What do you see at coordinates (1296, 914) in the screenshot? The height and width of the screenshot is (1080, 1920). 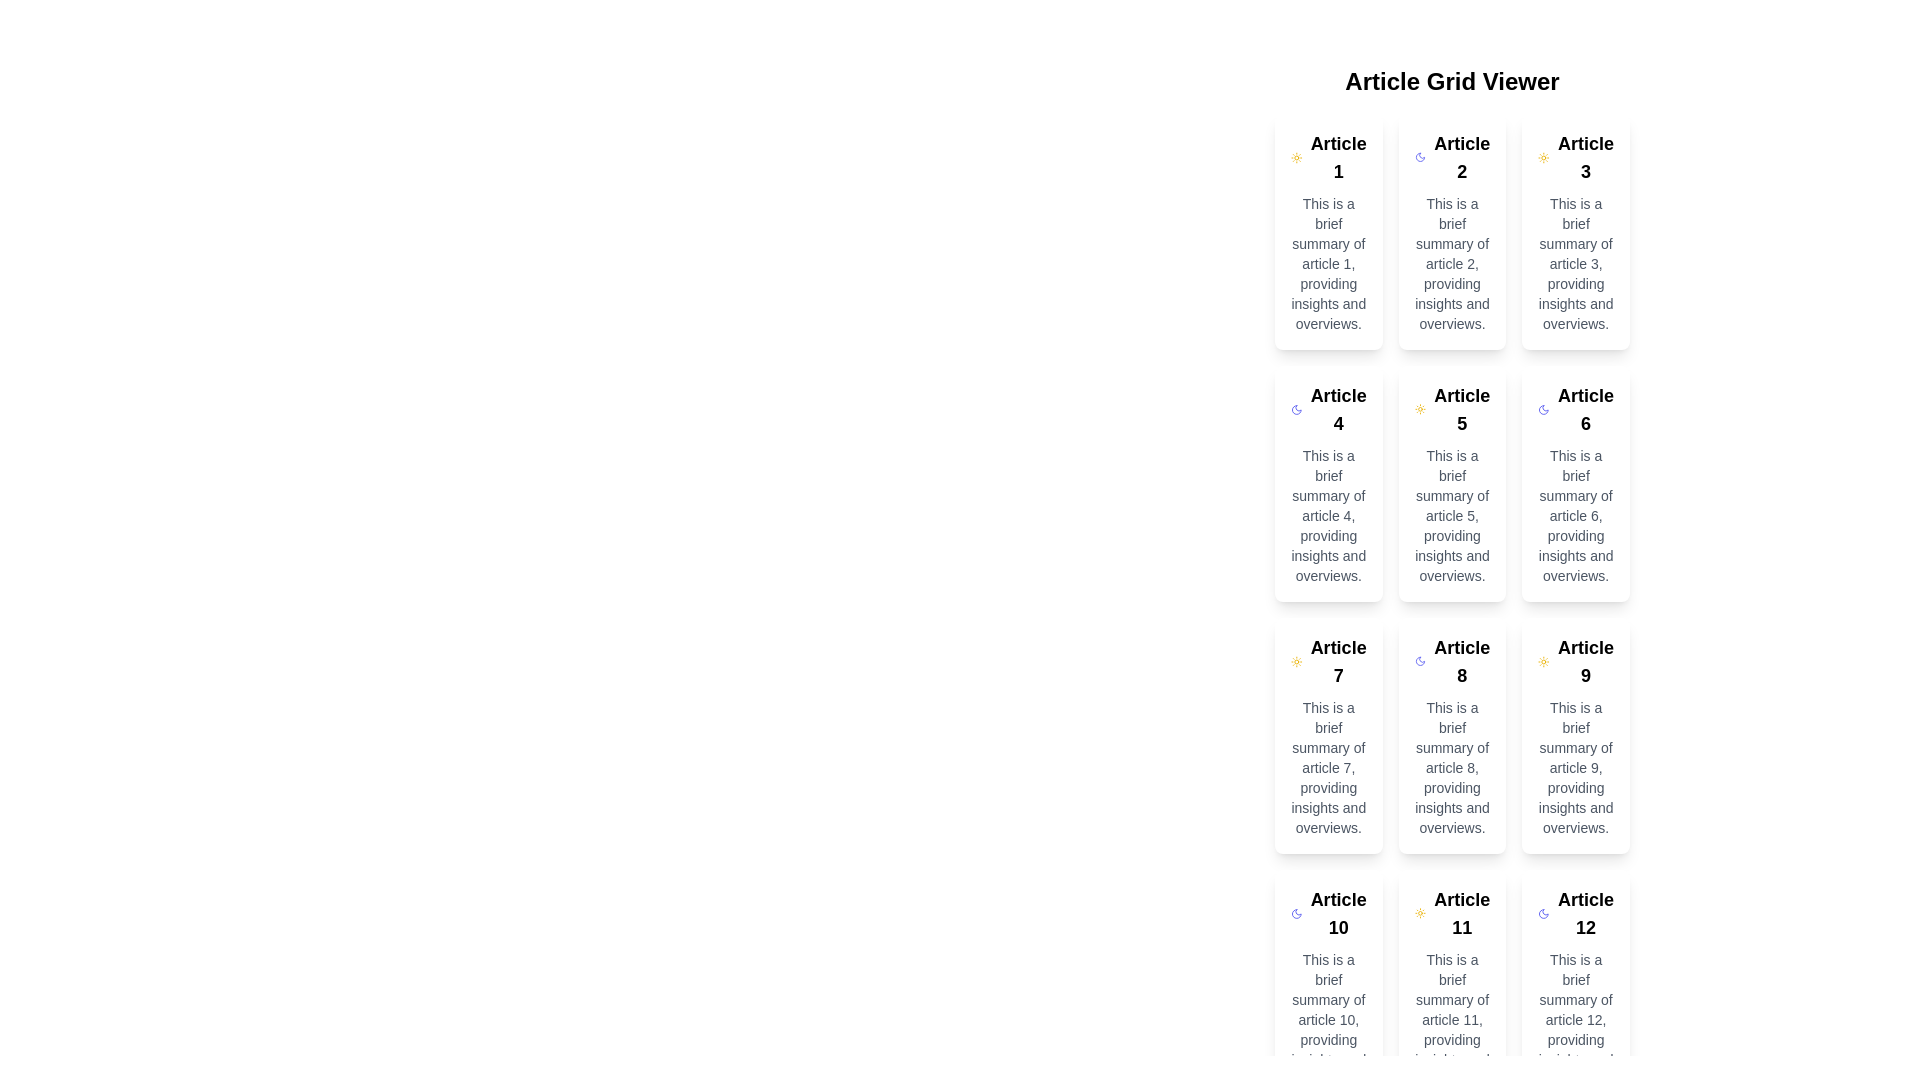 I see `the nighttime mode icon located to the left of the text 'Article 10' in the header of the card situated in the bottom-left corner of the last row in the grid layout` at bounding box center [1296, 914].